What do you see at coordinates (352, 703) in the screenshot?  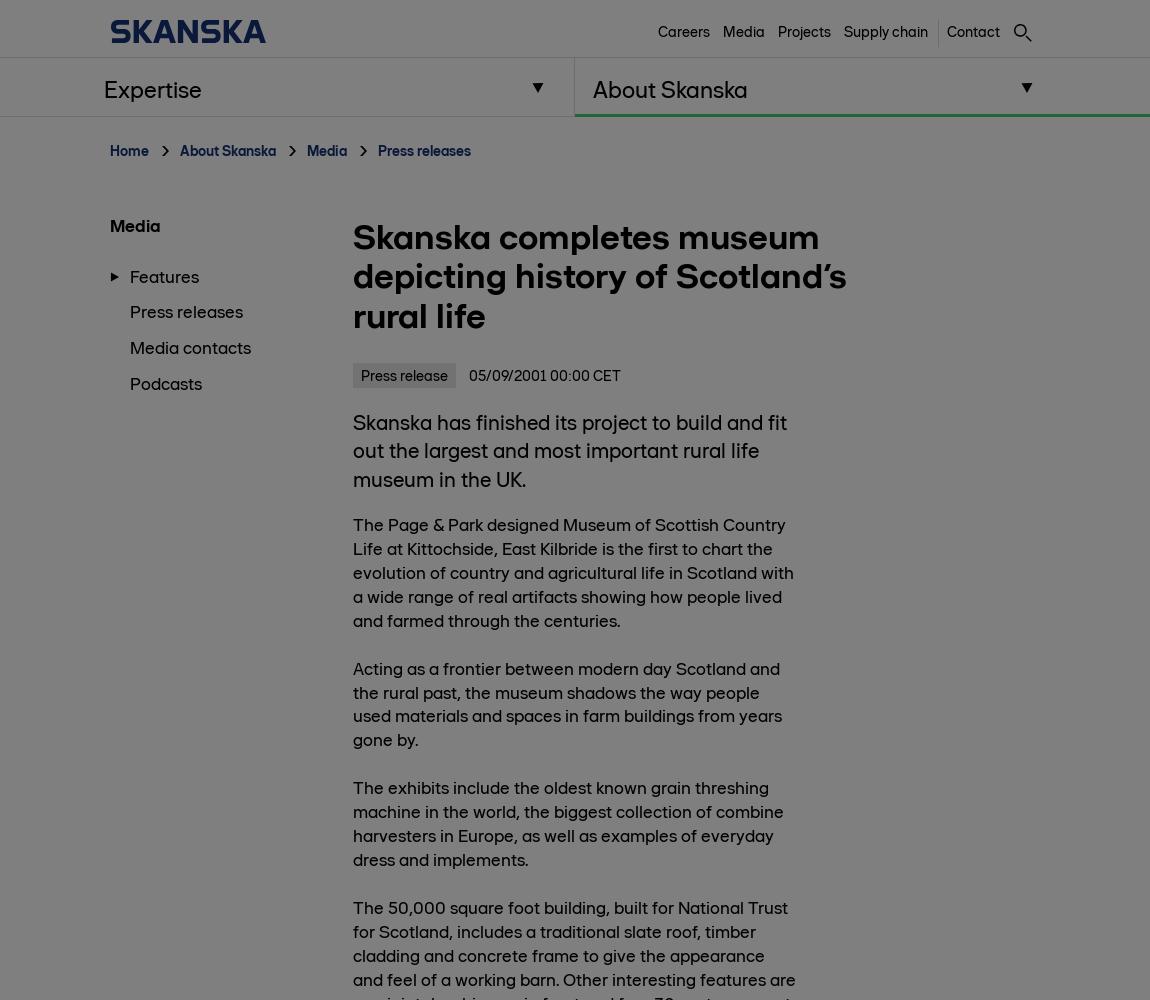 I see `'Acting as a frontier between modern day Scotland and the rural past, the museum shadows the way people used materials and spaces in farm buildings from years gone by.'` at bounding box center [352, 703].